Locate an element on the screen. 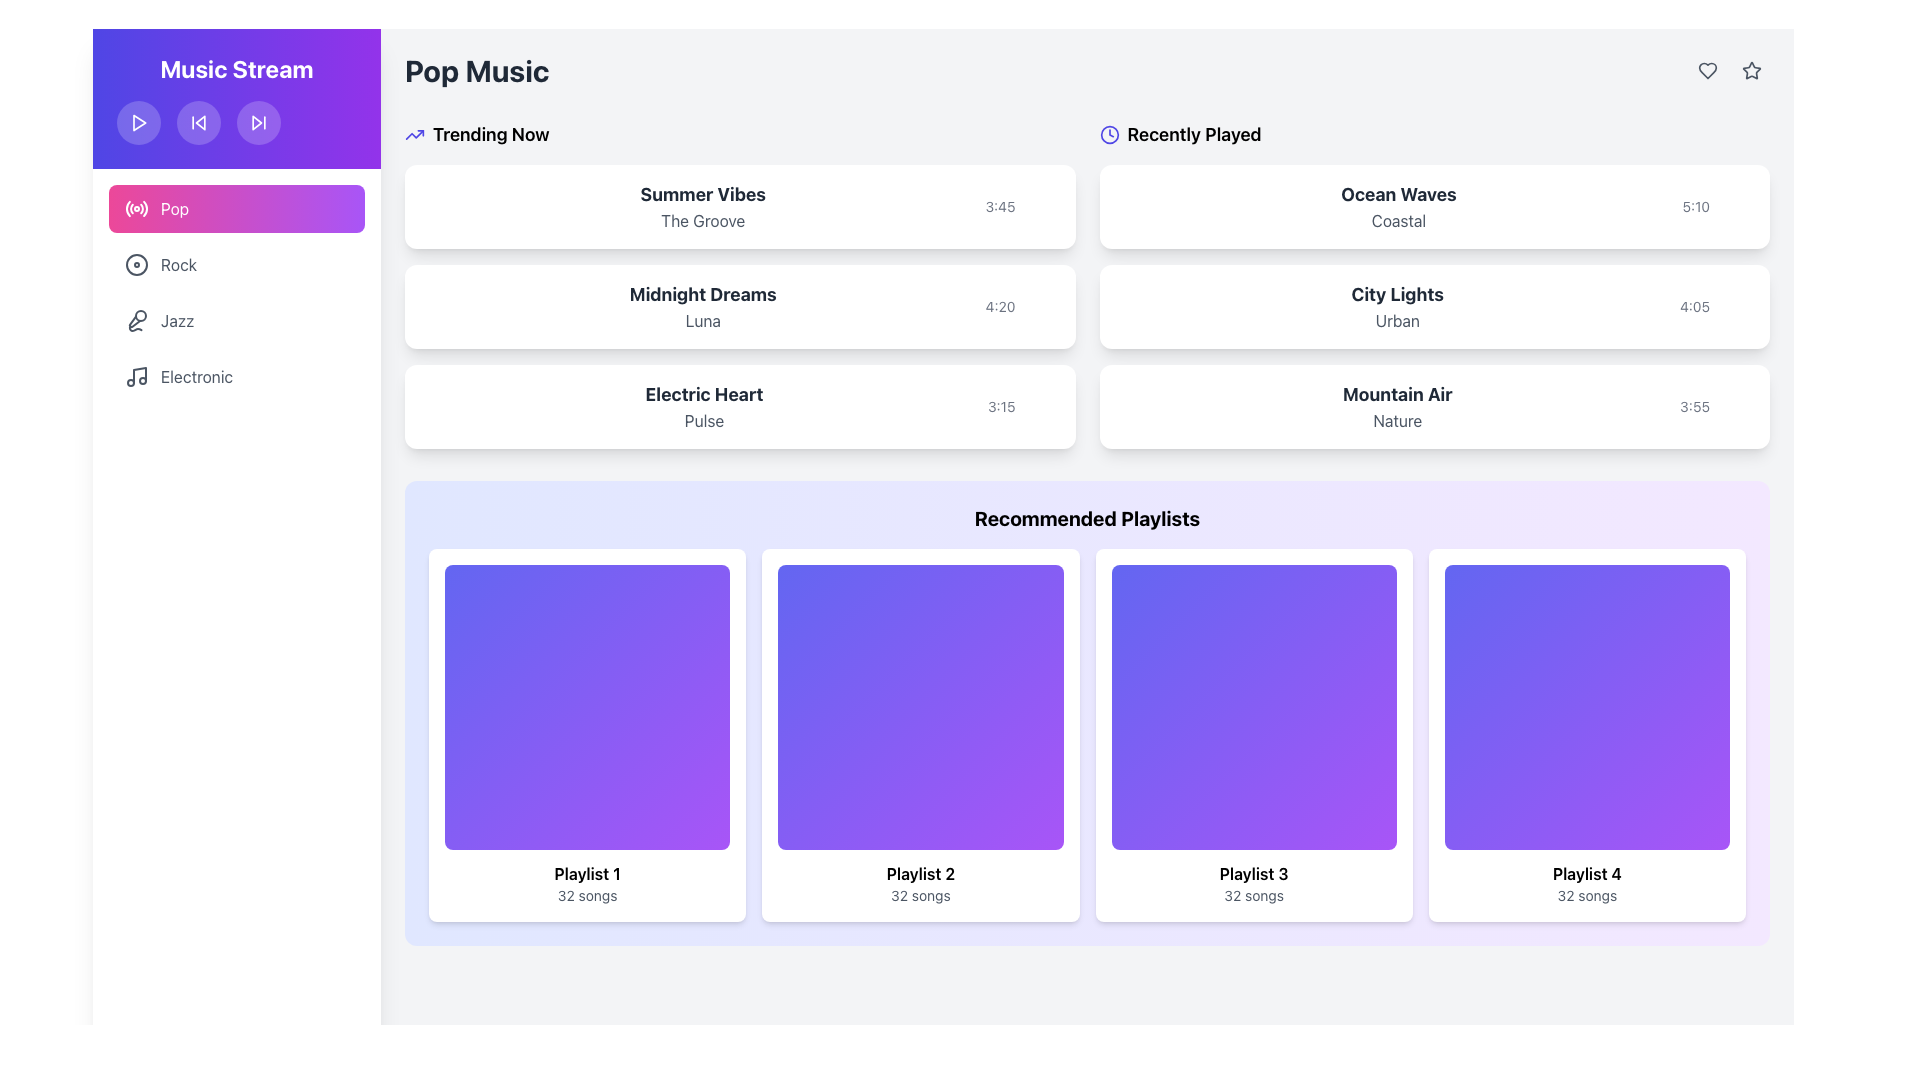 The width and height of the screenshot is (1920, 1080). the button with a gradient background labeled 'Pop' that is located at the top of the vertical list in the left sidebar is located at coordinates (236, 208).